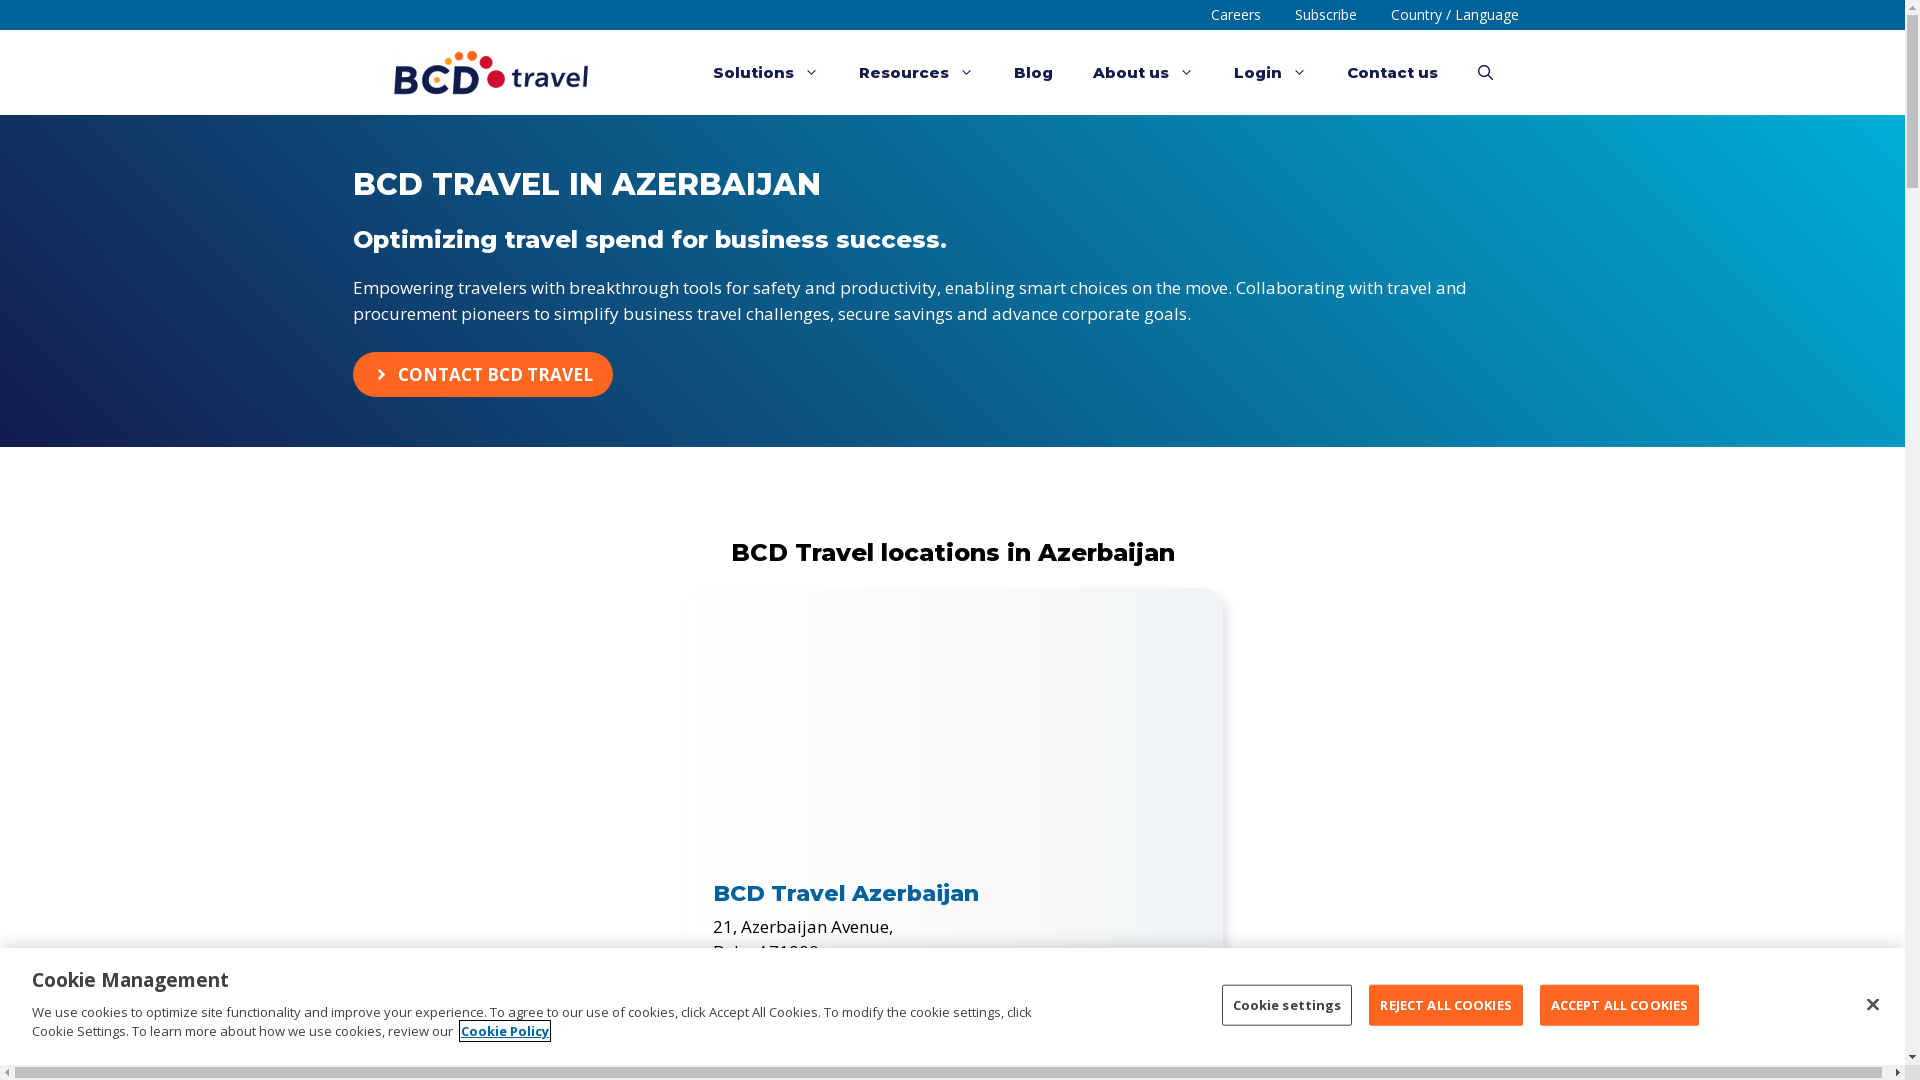 The image size is (1920, 1080). What do you see at coordinates (1372, 15) in the screenshot?
I see `'Country / Language'` at bounding box center [1372, 15].